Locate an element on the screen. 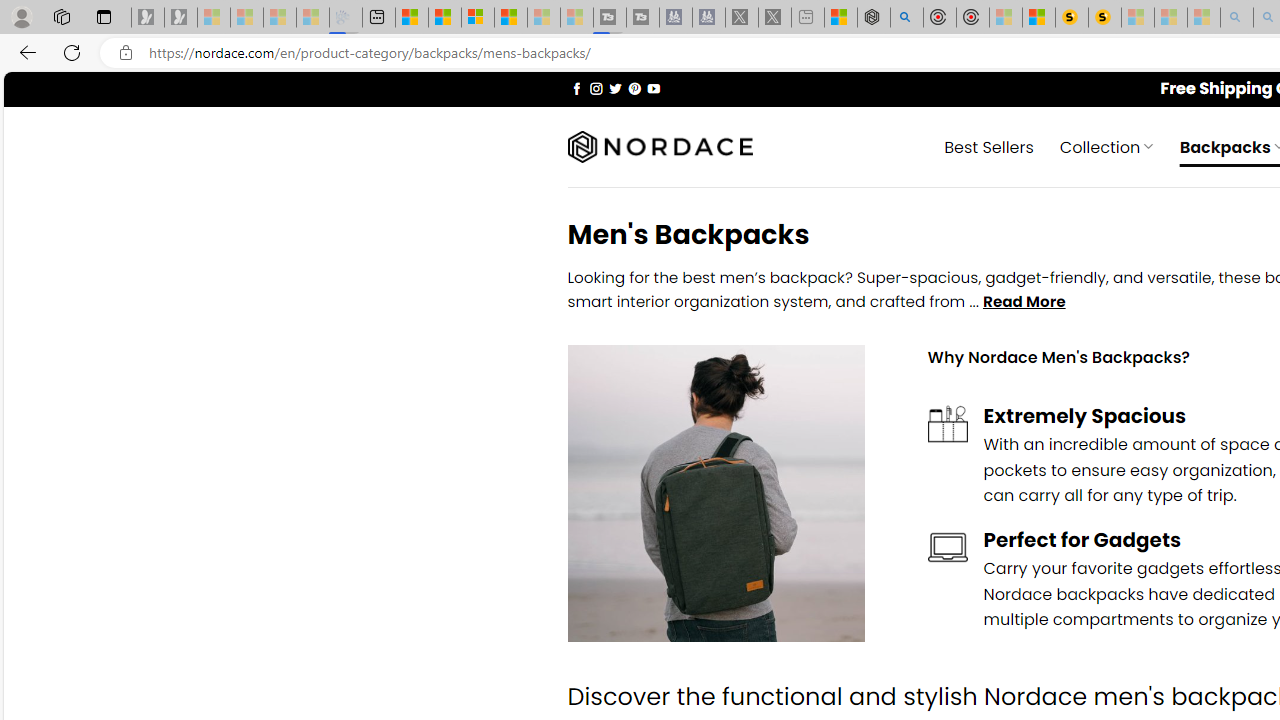  'Follow on Instagram' is located at coordinates (595, 87).